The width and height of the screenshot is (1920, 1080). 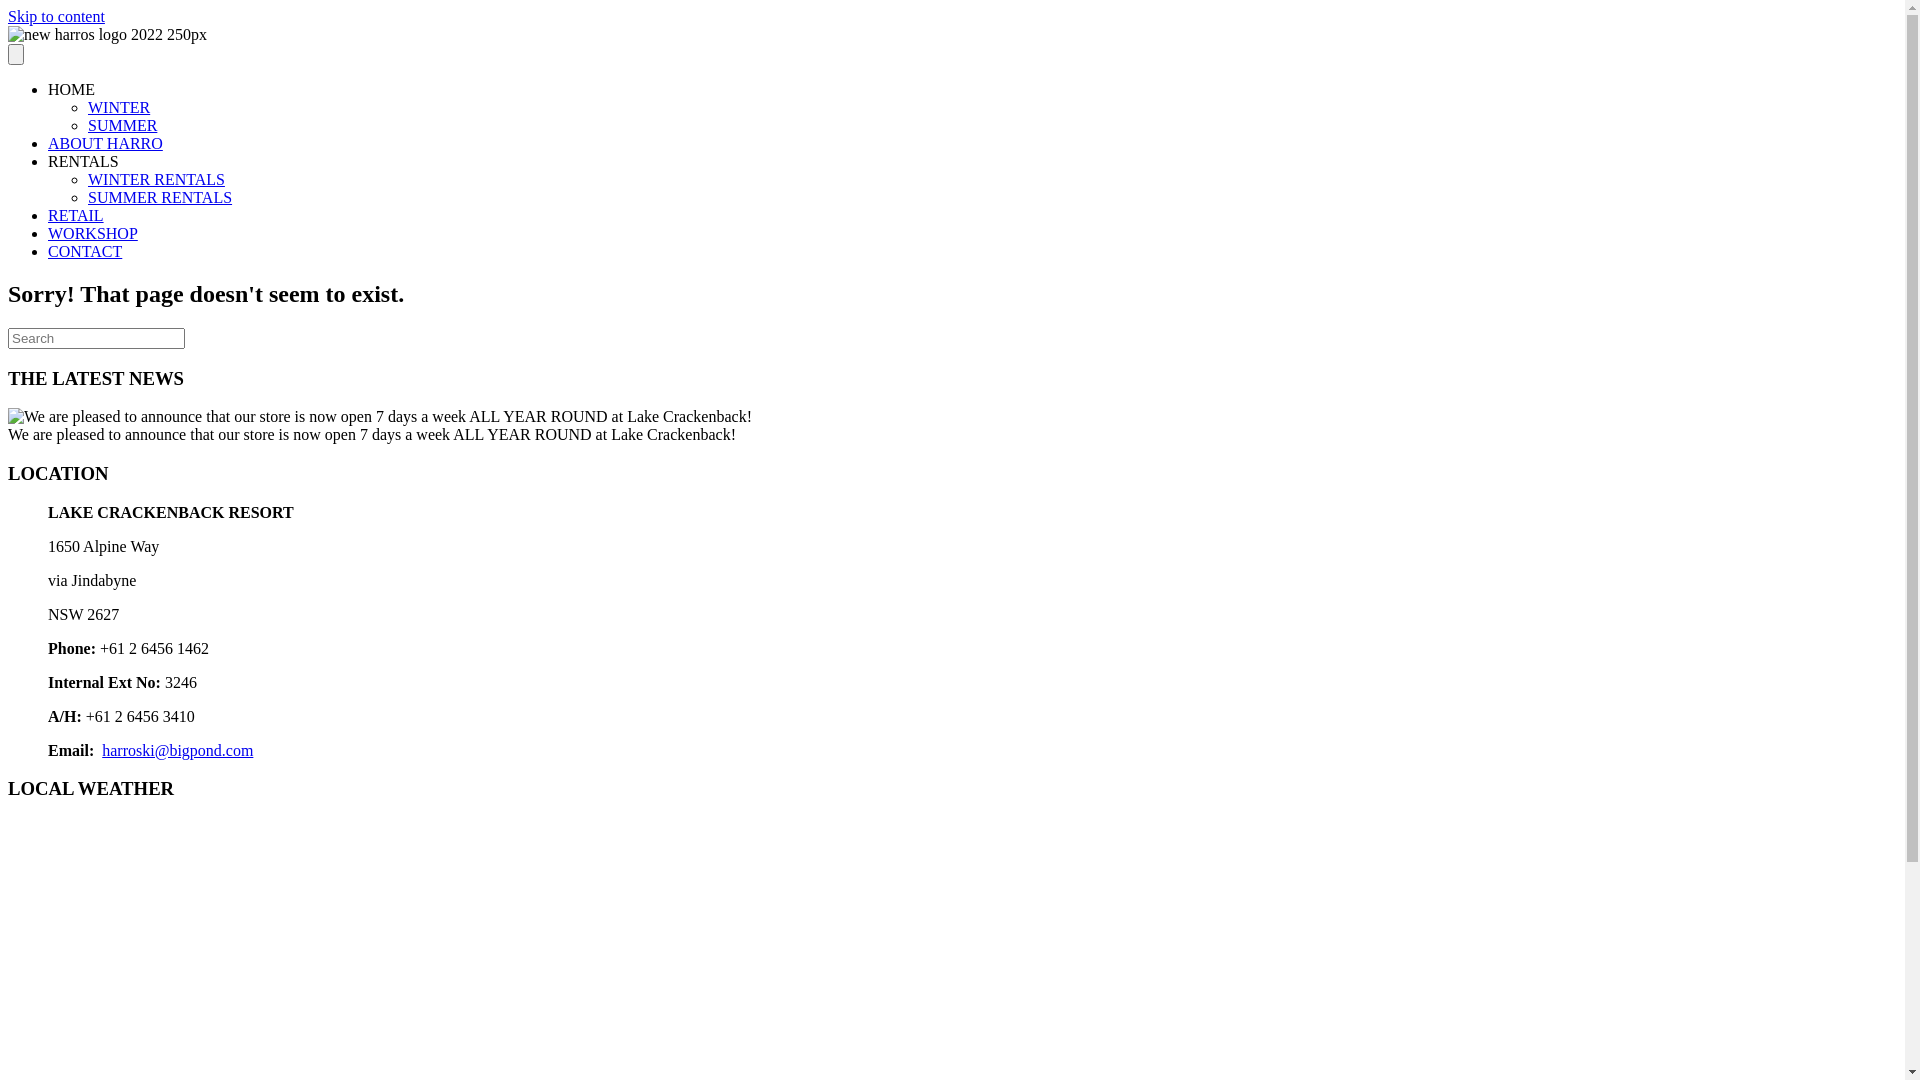 What do you see at coordinates (155, 178) in the screenshot?
I see `'WINTER RENTALS'` at bounding box center [155, 178].